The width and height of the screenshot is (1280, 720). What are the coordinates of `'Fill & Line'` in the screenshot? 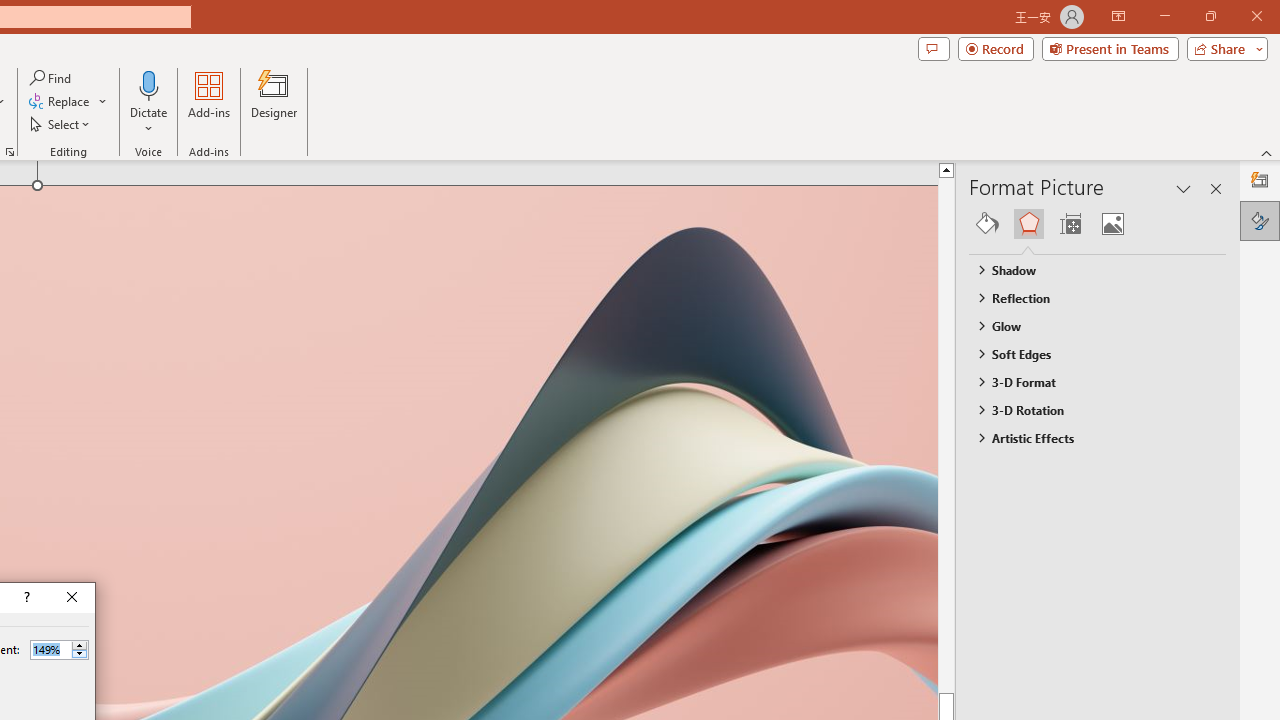 It's located at (987, 223).